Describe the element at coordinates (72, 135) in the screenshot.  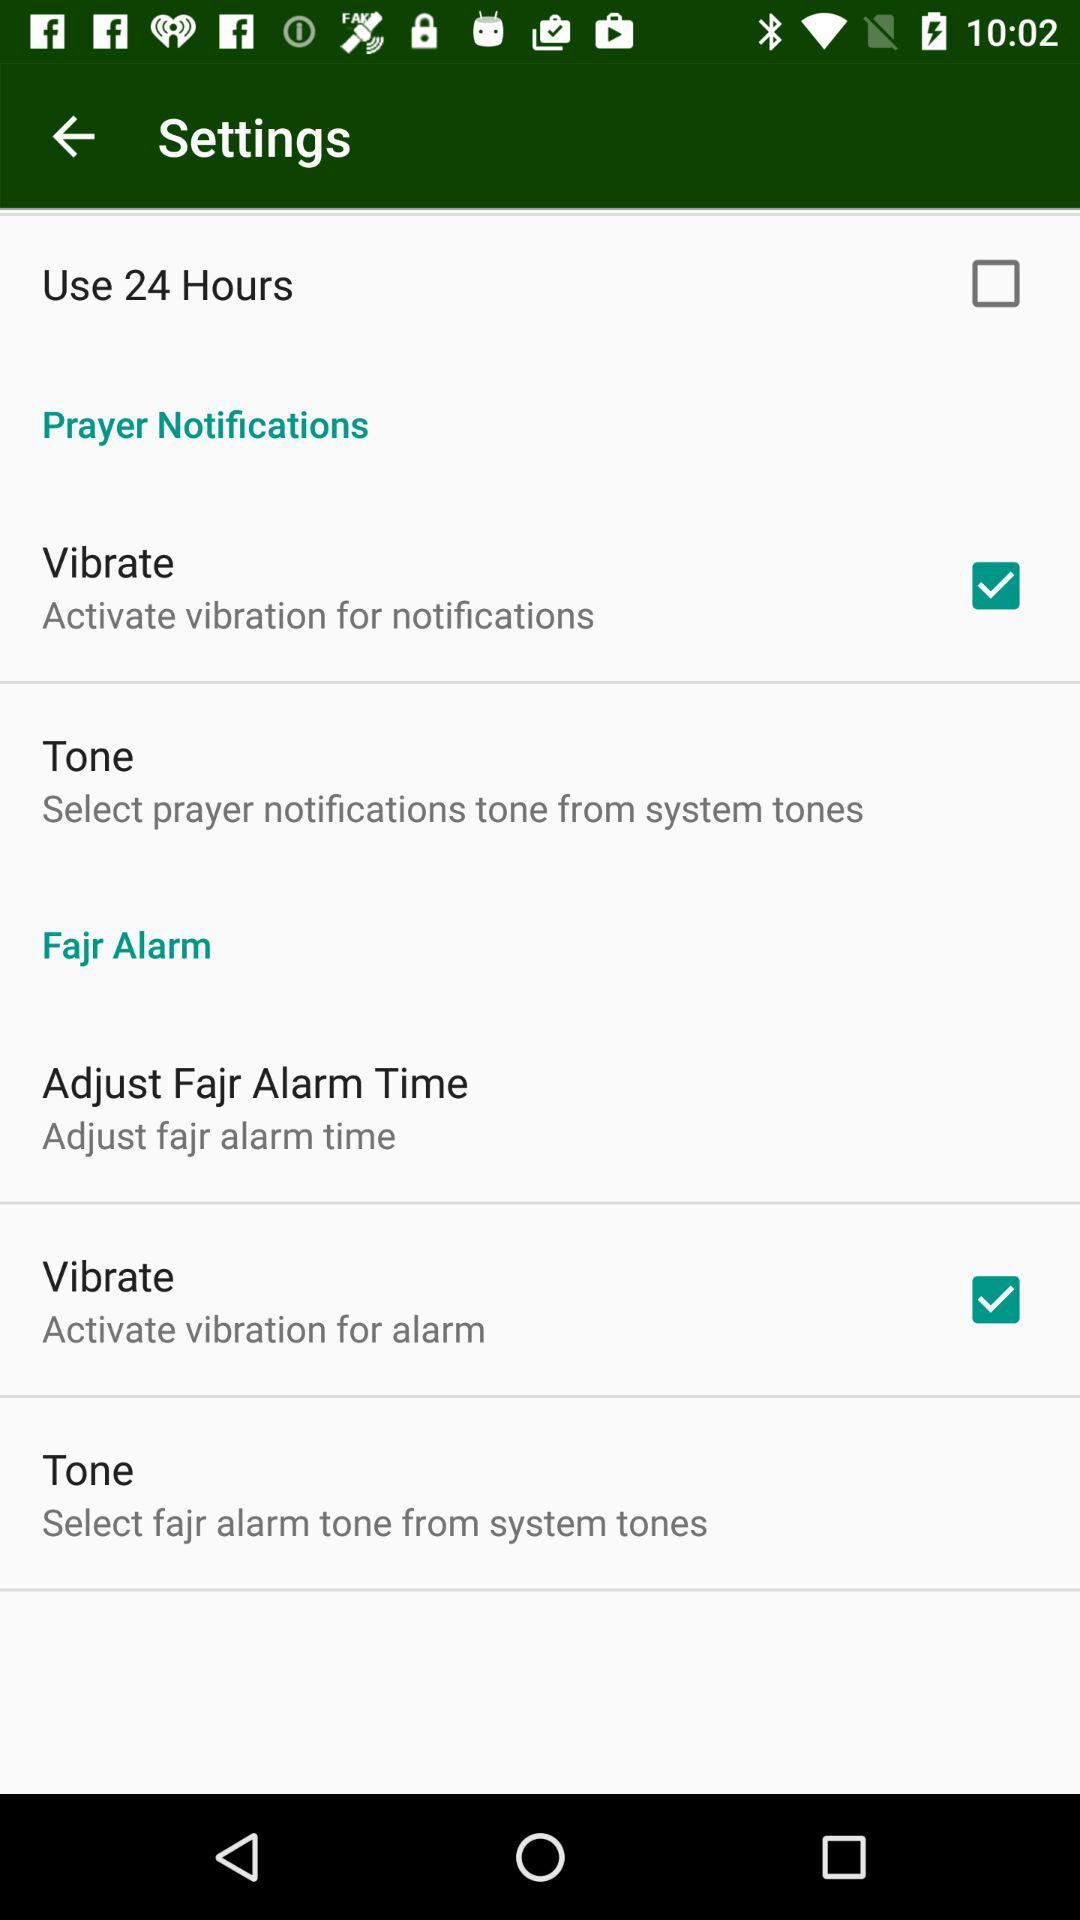
I see `go back` at that location.